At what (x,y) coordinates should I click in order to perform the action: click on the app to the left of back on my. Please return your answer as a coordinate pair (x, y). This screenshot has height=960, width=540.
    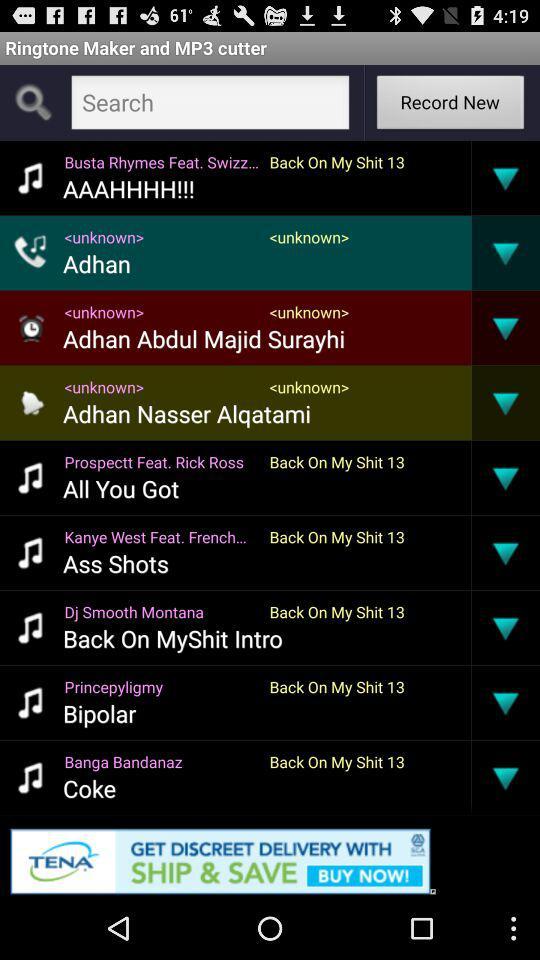
    Looking at the image, I should click on (128, 188).